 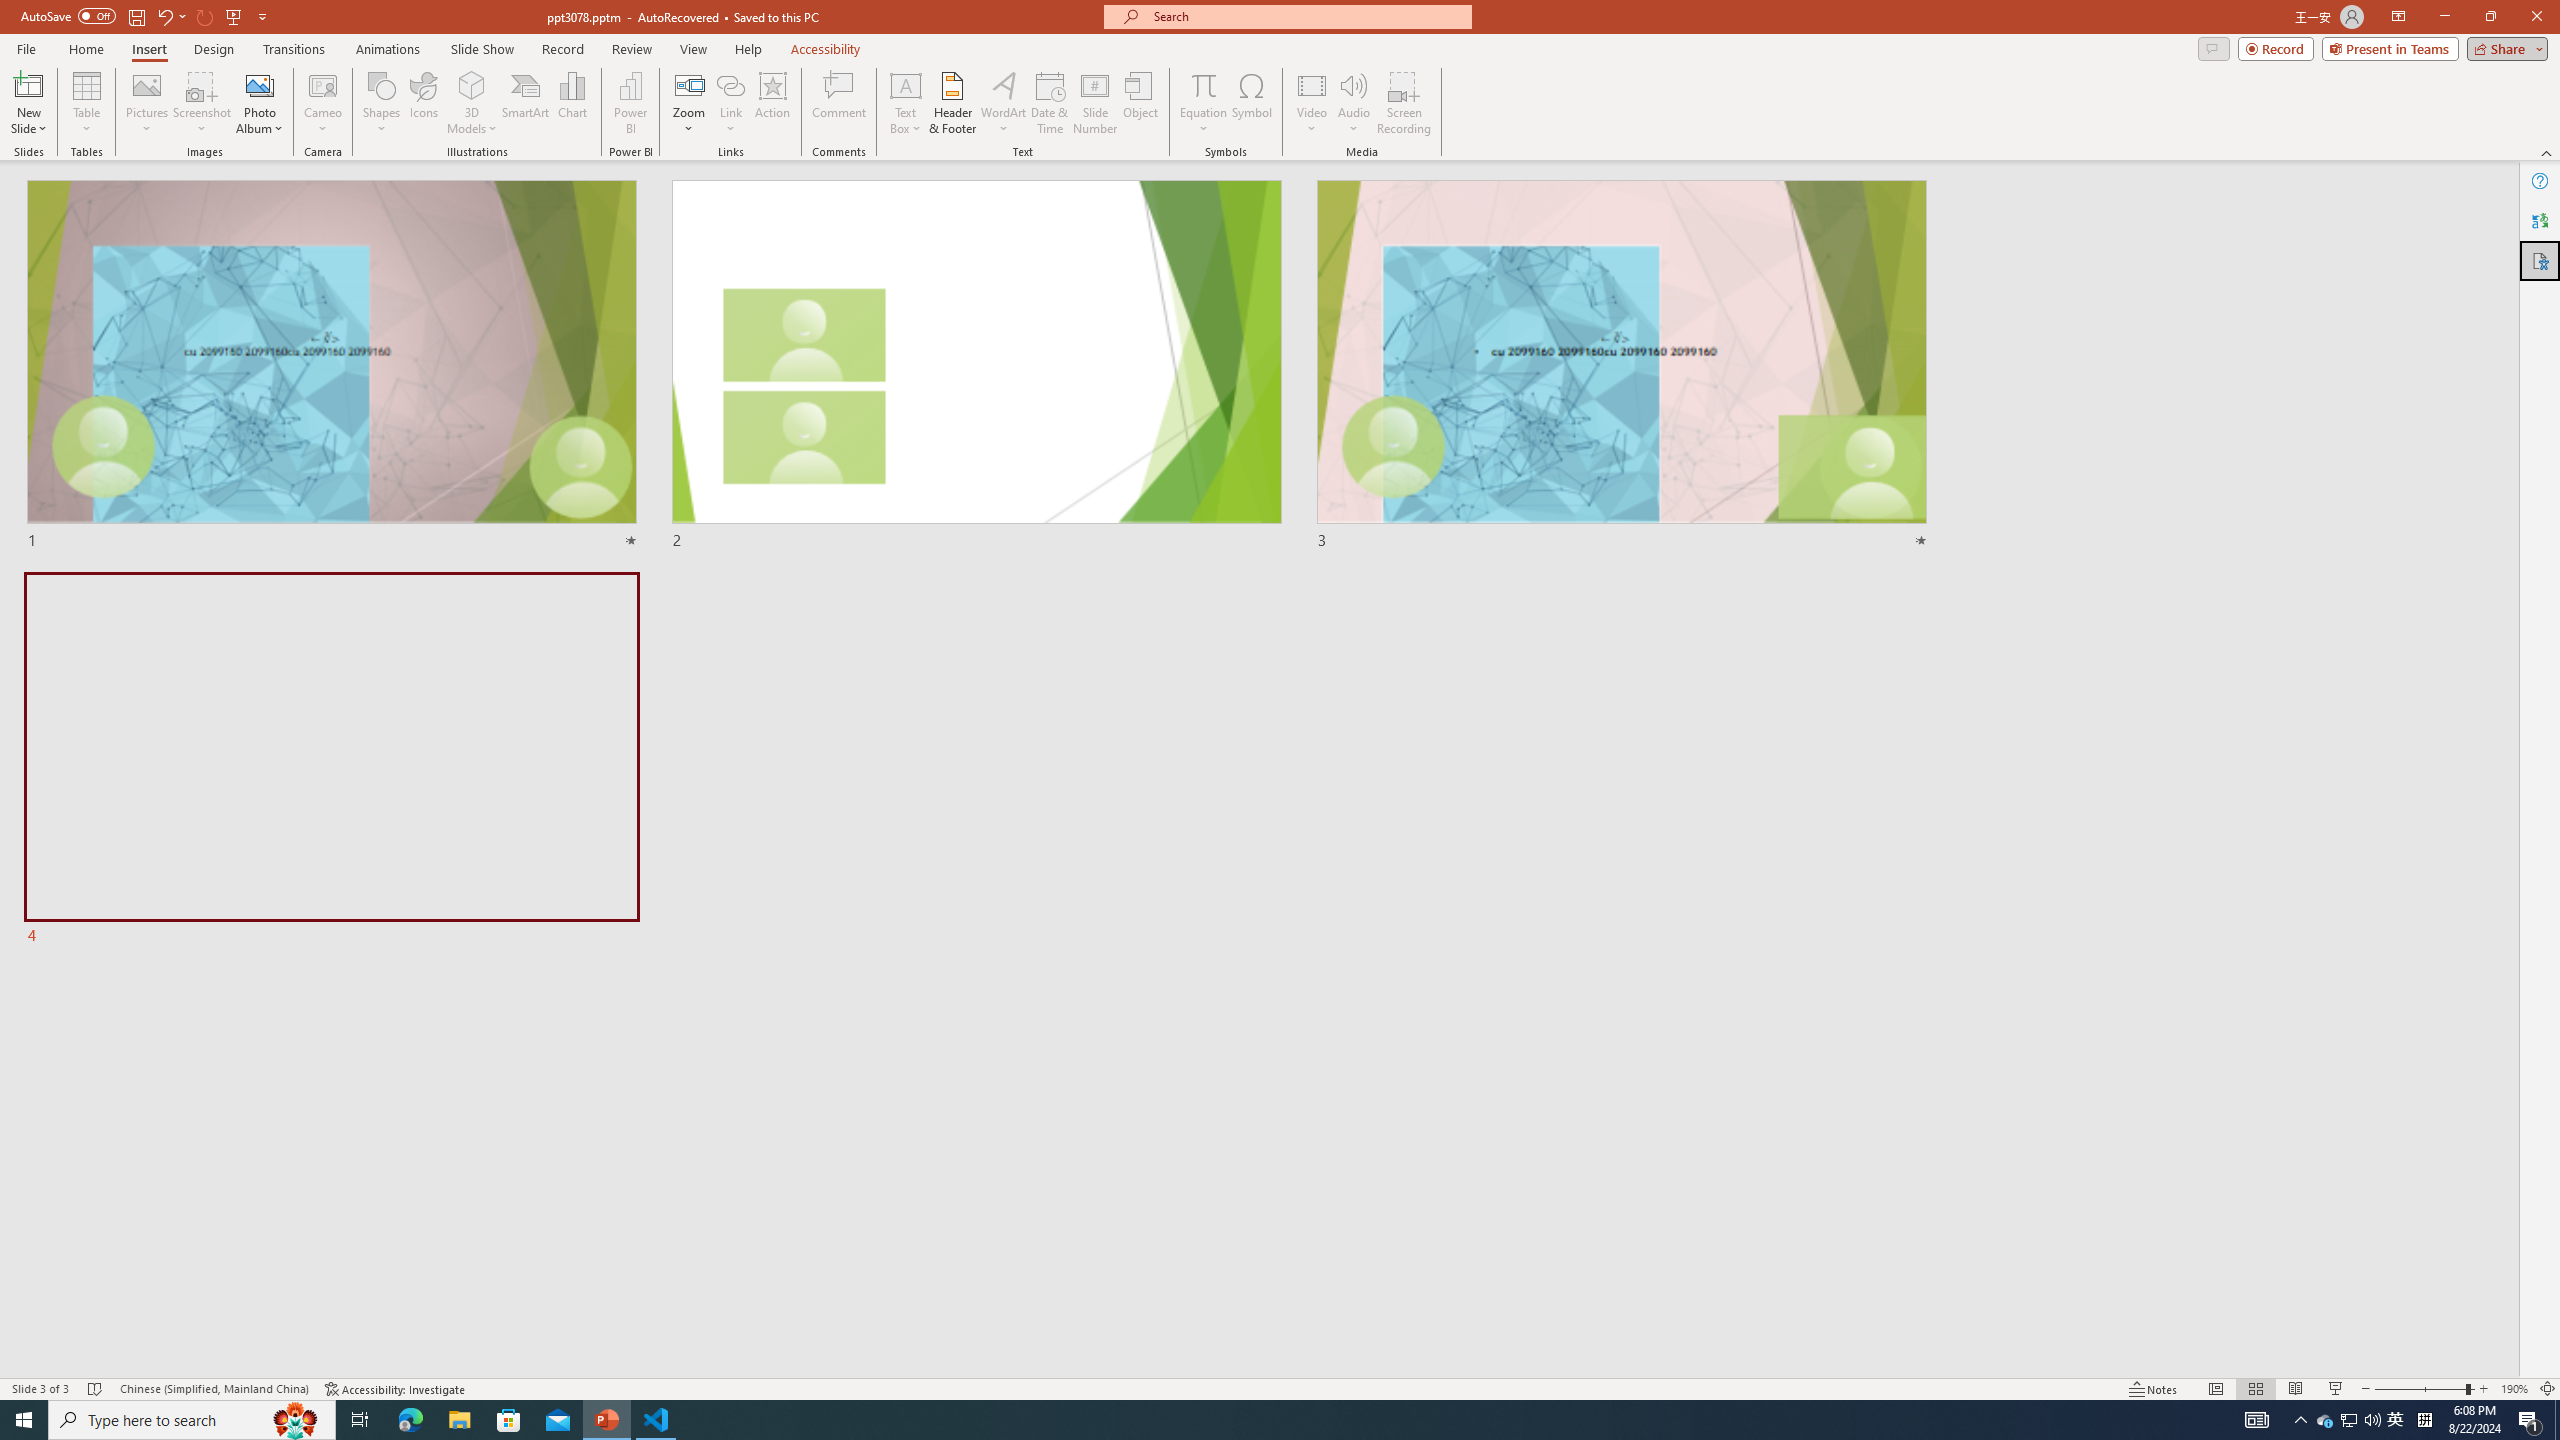 What do you see at coordinates (951, 103) in the screenshot?
I see `'Header & Footer...'` at bounding box center [951, 103].